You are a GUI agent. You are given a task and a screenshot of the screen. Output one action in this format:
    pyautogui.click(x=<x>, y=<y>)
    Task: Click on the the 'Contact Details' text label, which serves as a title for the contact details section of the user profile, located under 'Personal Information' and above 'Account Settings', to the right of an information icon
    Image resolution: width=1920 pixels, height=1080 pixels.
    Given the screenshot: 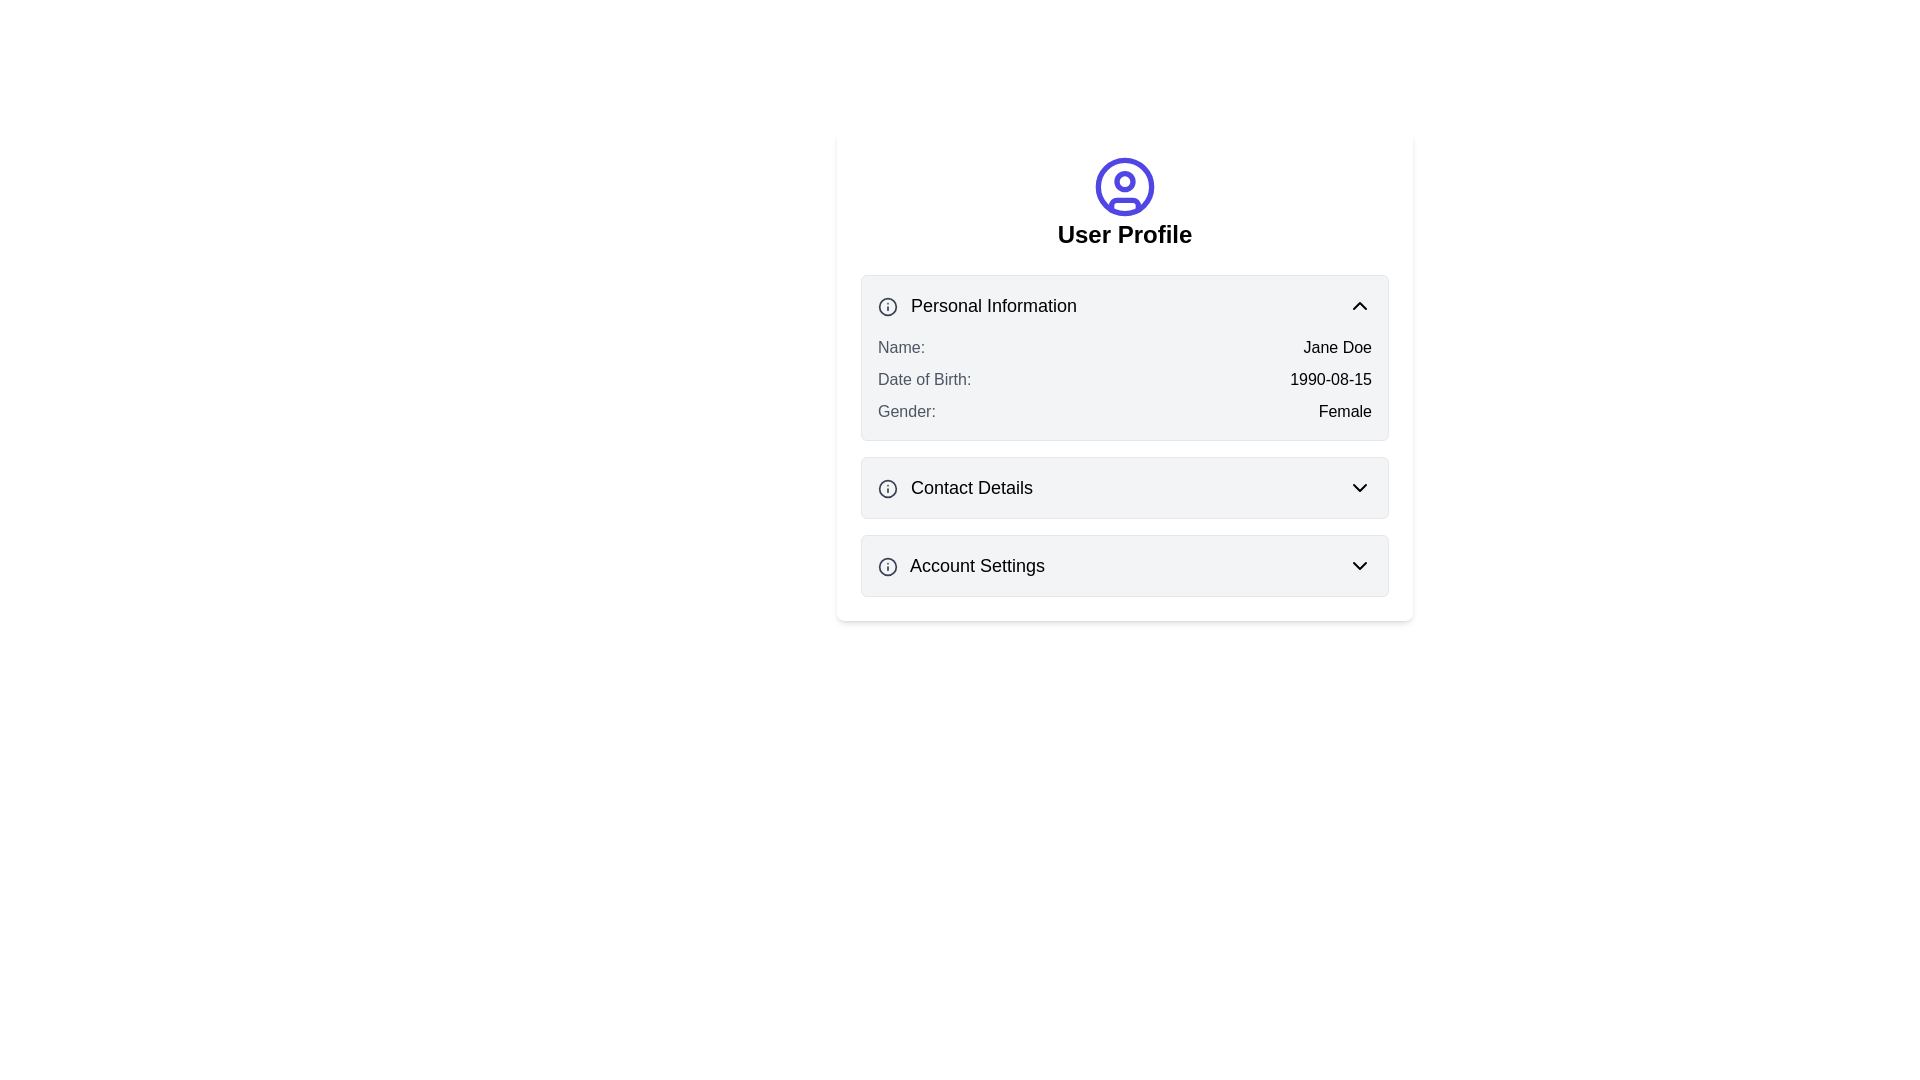 What is the action you would take?
    pyautogui.click(x=954, y=488)
    